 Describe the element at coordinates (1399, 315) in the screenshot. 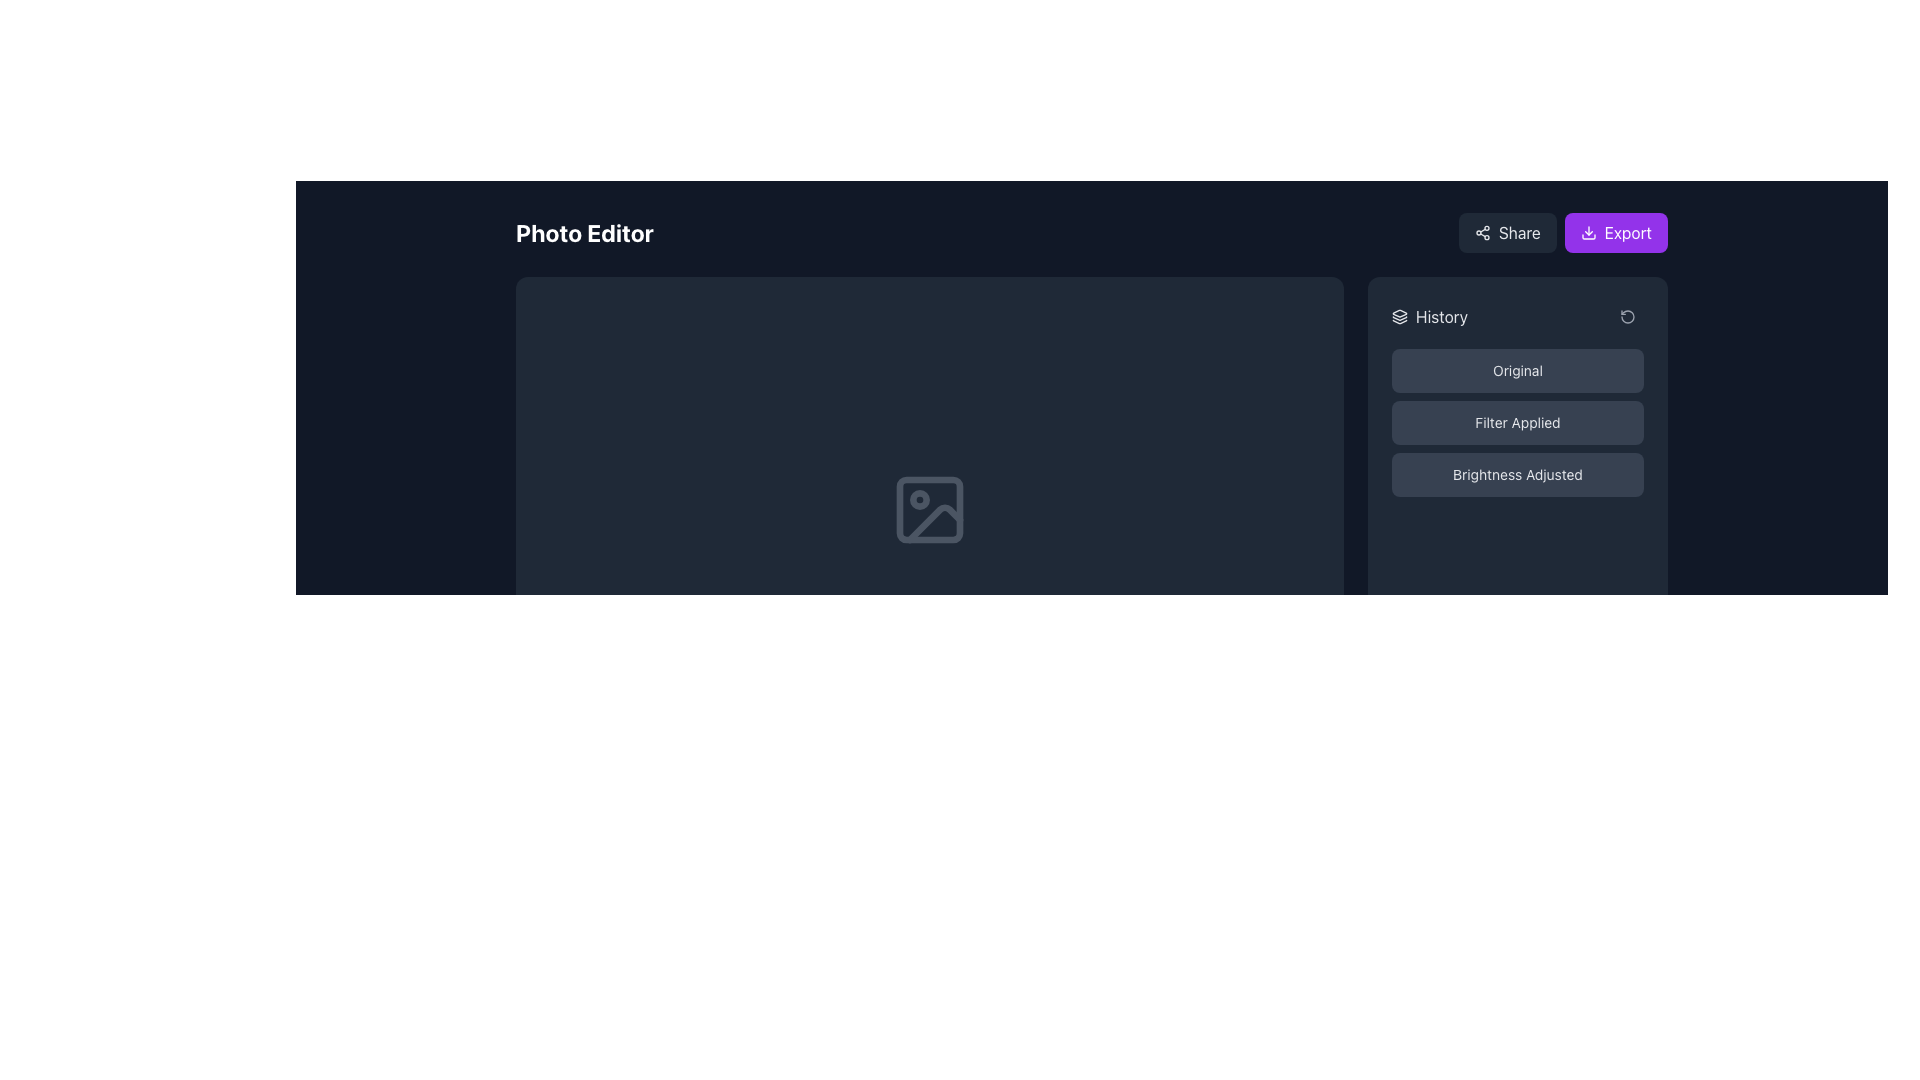

I see `the 'History' icon located in the top section of the 'History' panel, specifically to the left of the text label 'History'. This icon serves as a visual indicator for the 'History' section` at that location.